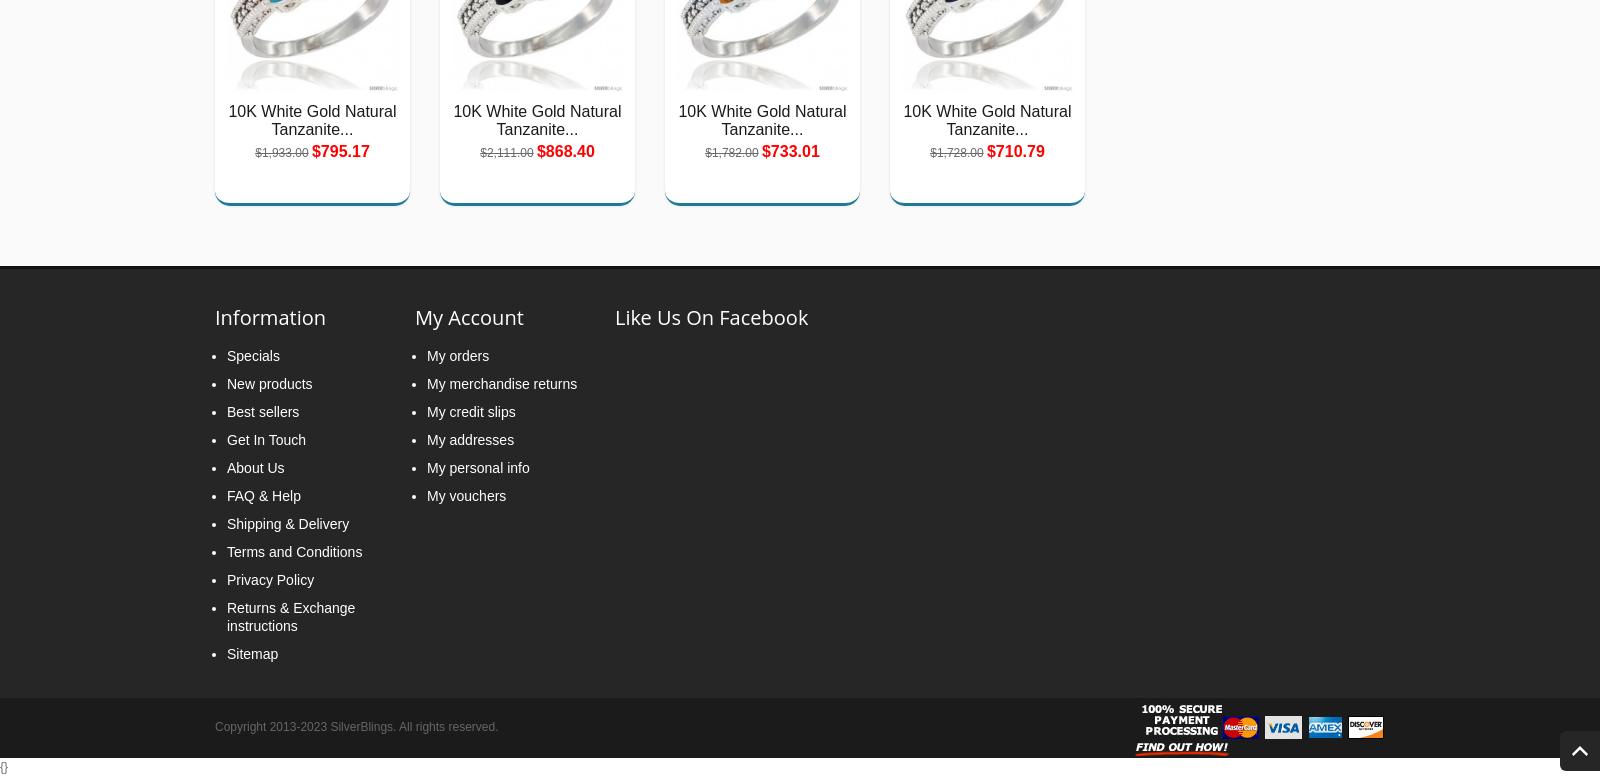 Image resolution: width=1600 pixels, height=778 pixels. I want to click on 'My merchandise returns', so click(500, 383).